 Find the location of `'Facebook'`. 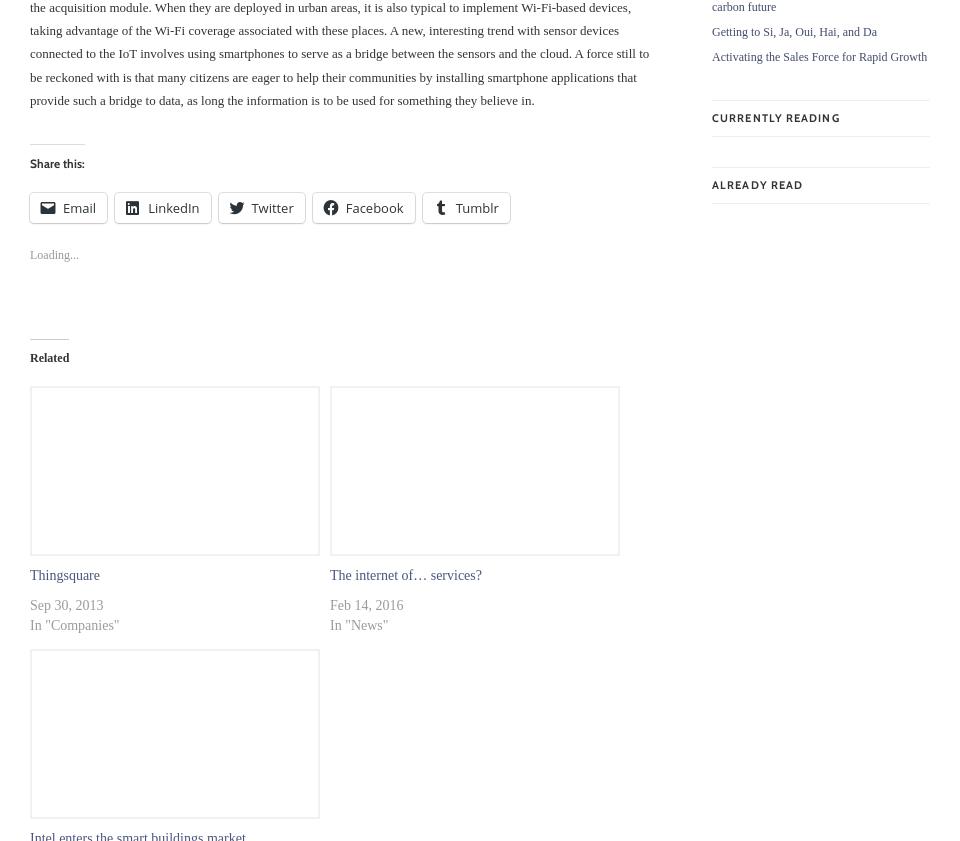

'Facebook' is located at coordinates (373, 206).